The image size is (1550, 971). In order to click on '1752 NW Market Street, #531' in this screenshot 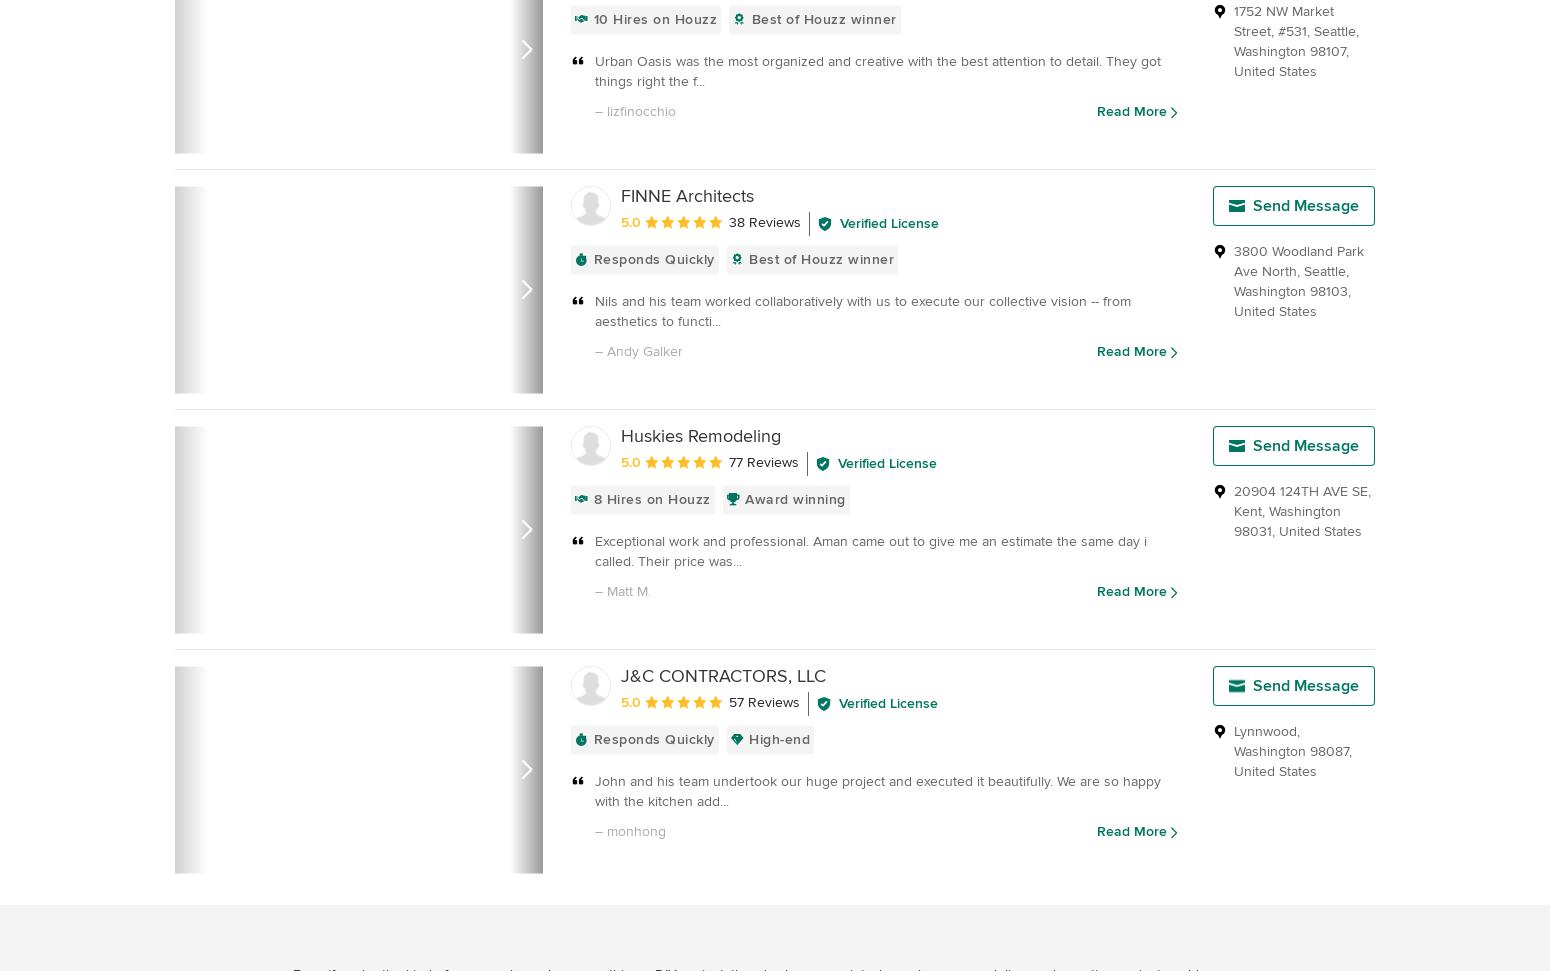, I will do `click(1283, 21)`.